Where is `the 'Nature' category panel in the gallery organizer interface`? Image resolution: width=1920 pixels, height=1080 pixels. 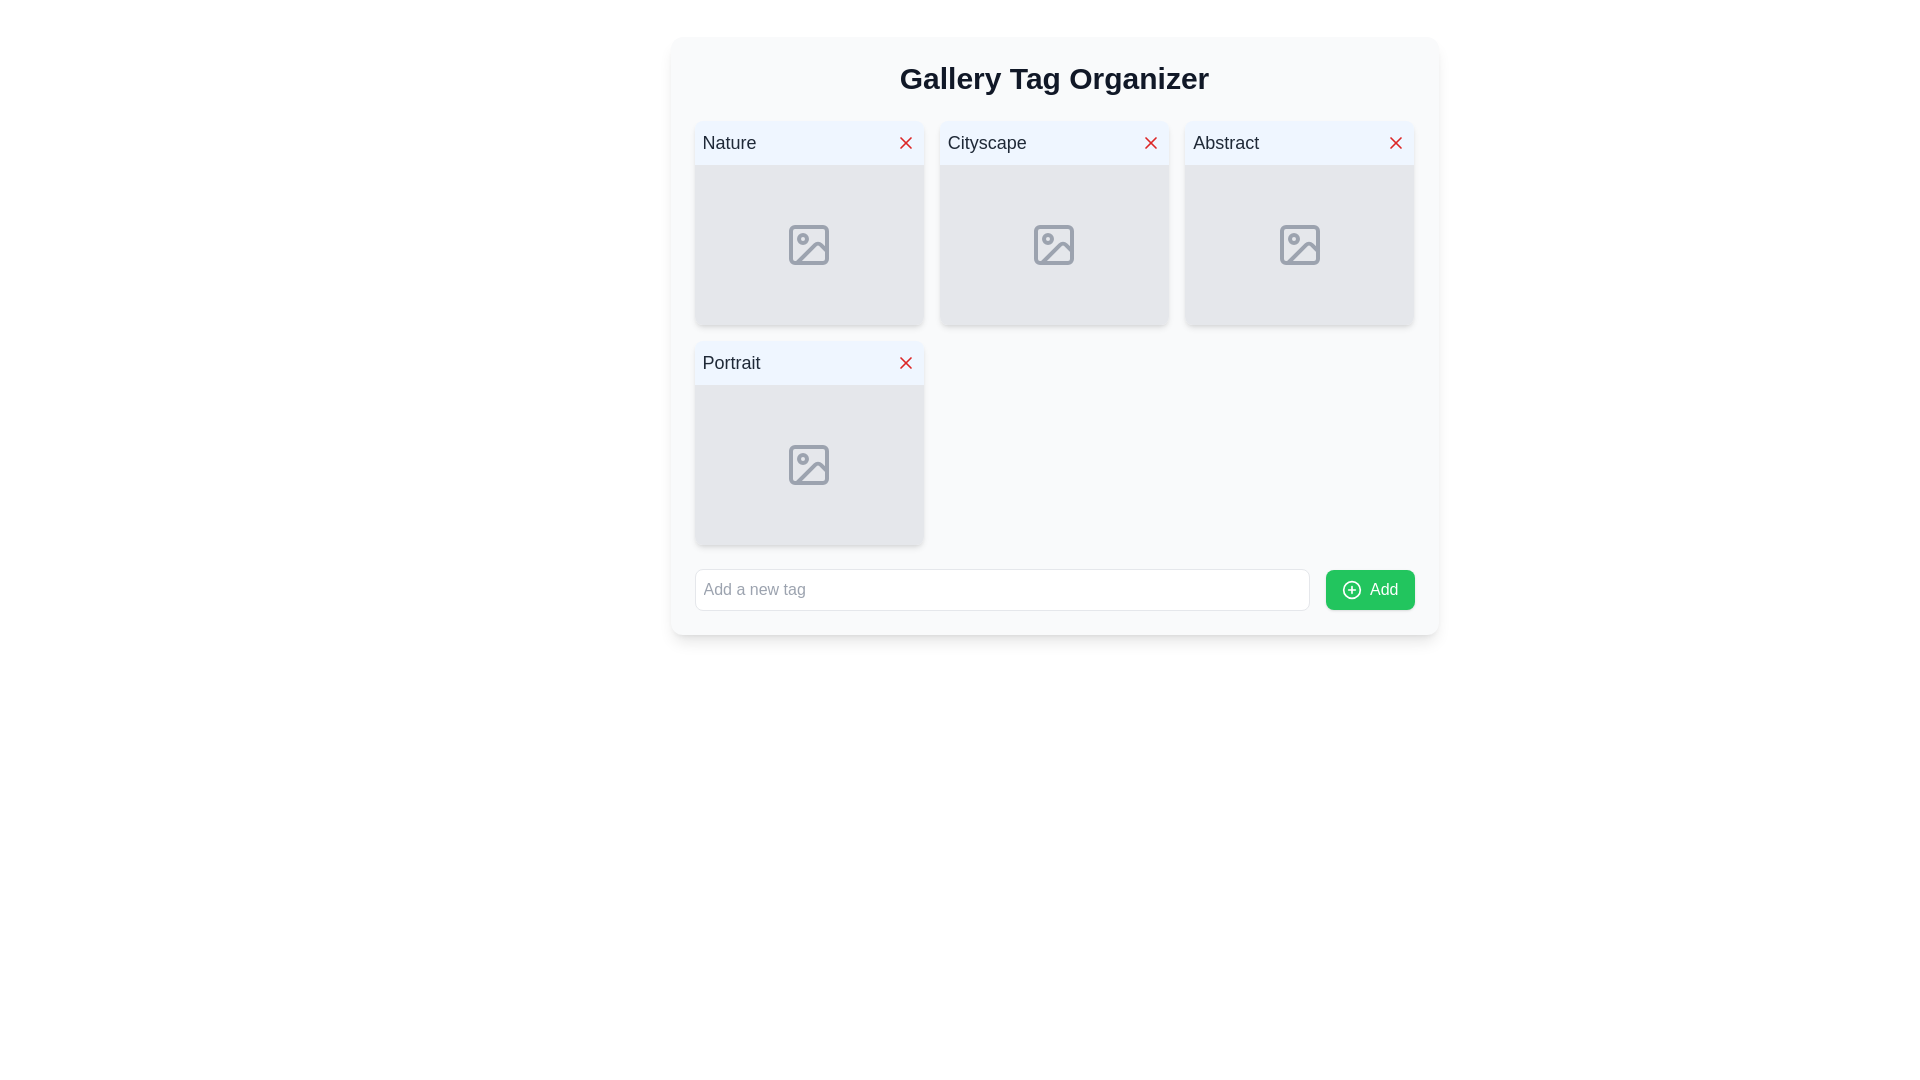
the 'Nature' category panel in the gallery organizer interface is located at coordinates (809, 223).